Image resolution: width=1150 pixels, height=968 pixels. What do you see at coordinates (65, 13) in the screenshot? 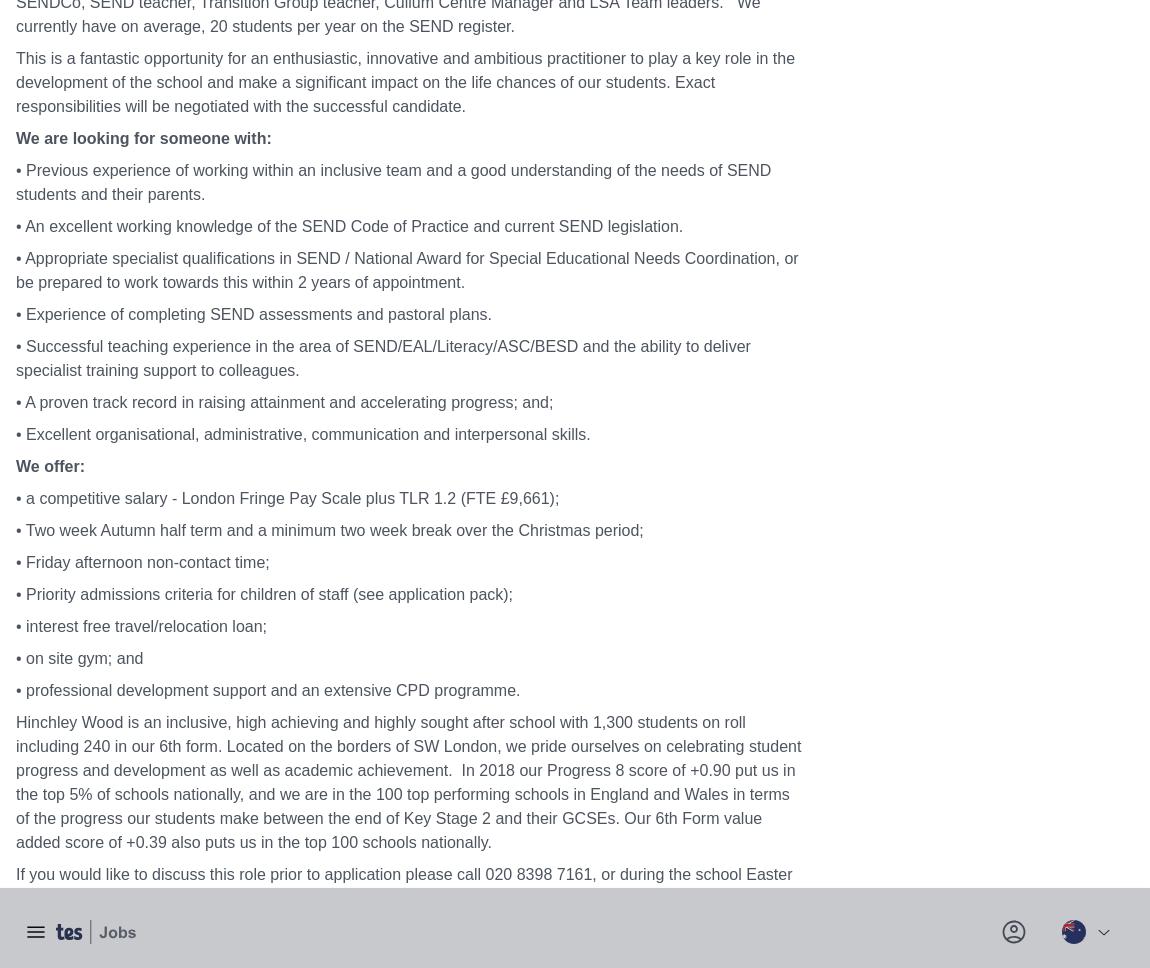
I see `'Ofsted report'` at bounding box center [65, 13].